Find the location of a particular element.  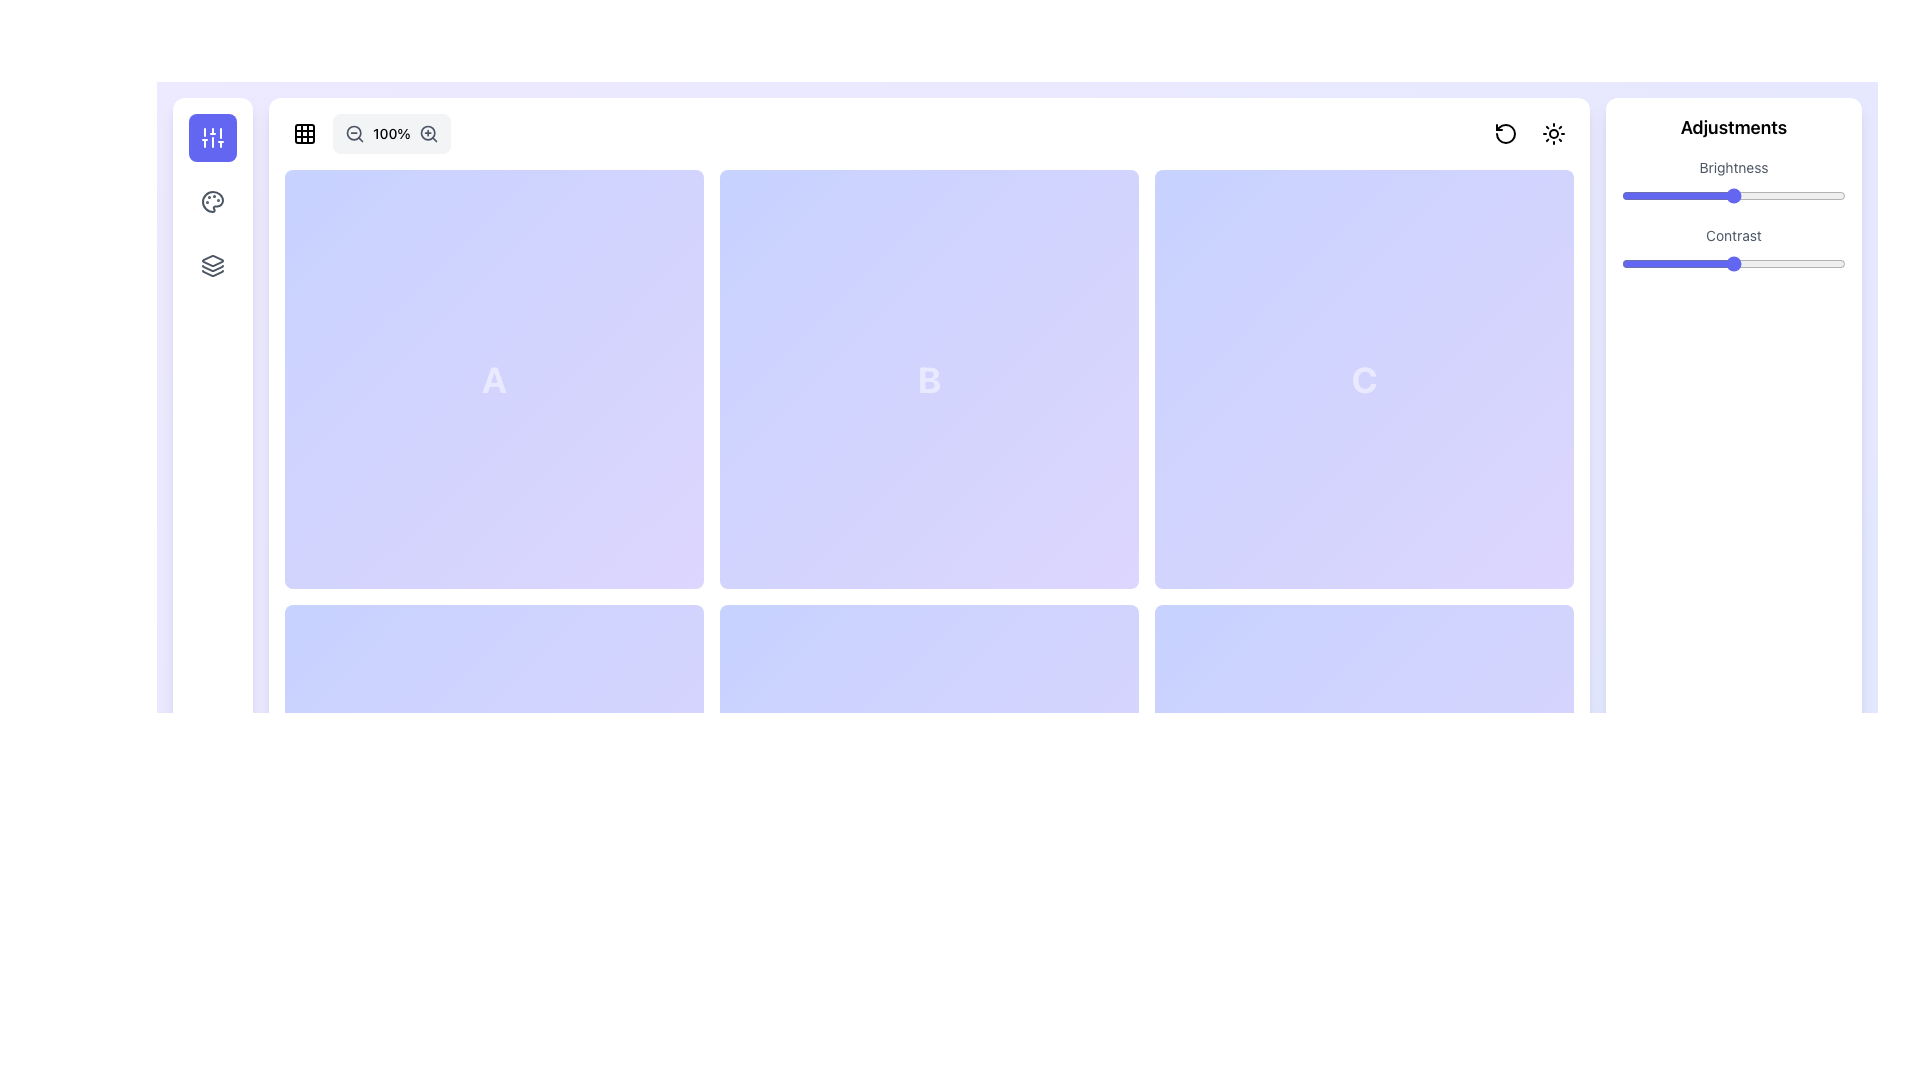

the interactive button with a bold 'B' character, which is a square tile with rounded corners and a gradient color background transitioning from indigo to violet, located in the top-center of a 3x2 grid layout is located at coordinates (928, 379).